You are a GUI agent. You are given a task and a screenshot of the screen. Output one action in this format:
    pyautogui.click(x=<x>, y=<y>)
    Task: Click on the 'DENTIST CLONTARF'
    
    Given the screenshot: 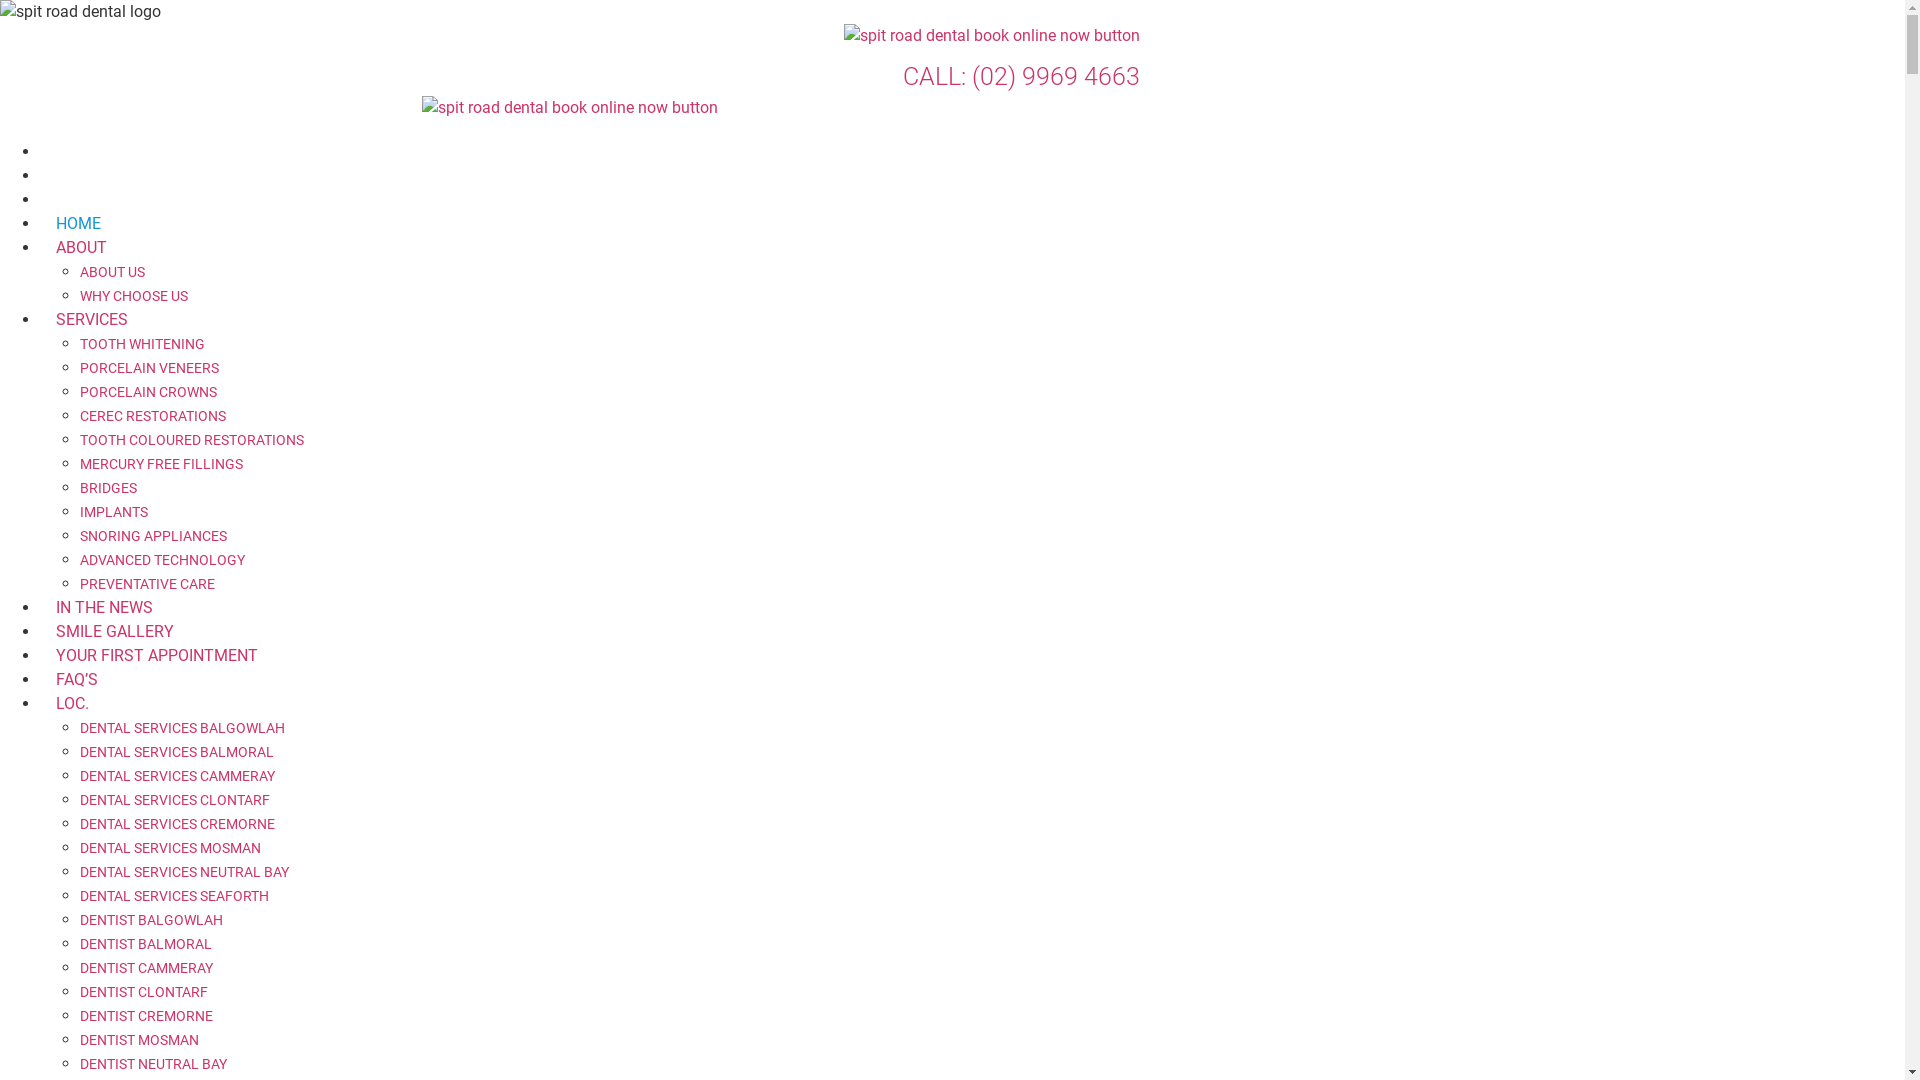 What is the action you would take?
    pyautogui.click(x=143, y=991)
    